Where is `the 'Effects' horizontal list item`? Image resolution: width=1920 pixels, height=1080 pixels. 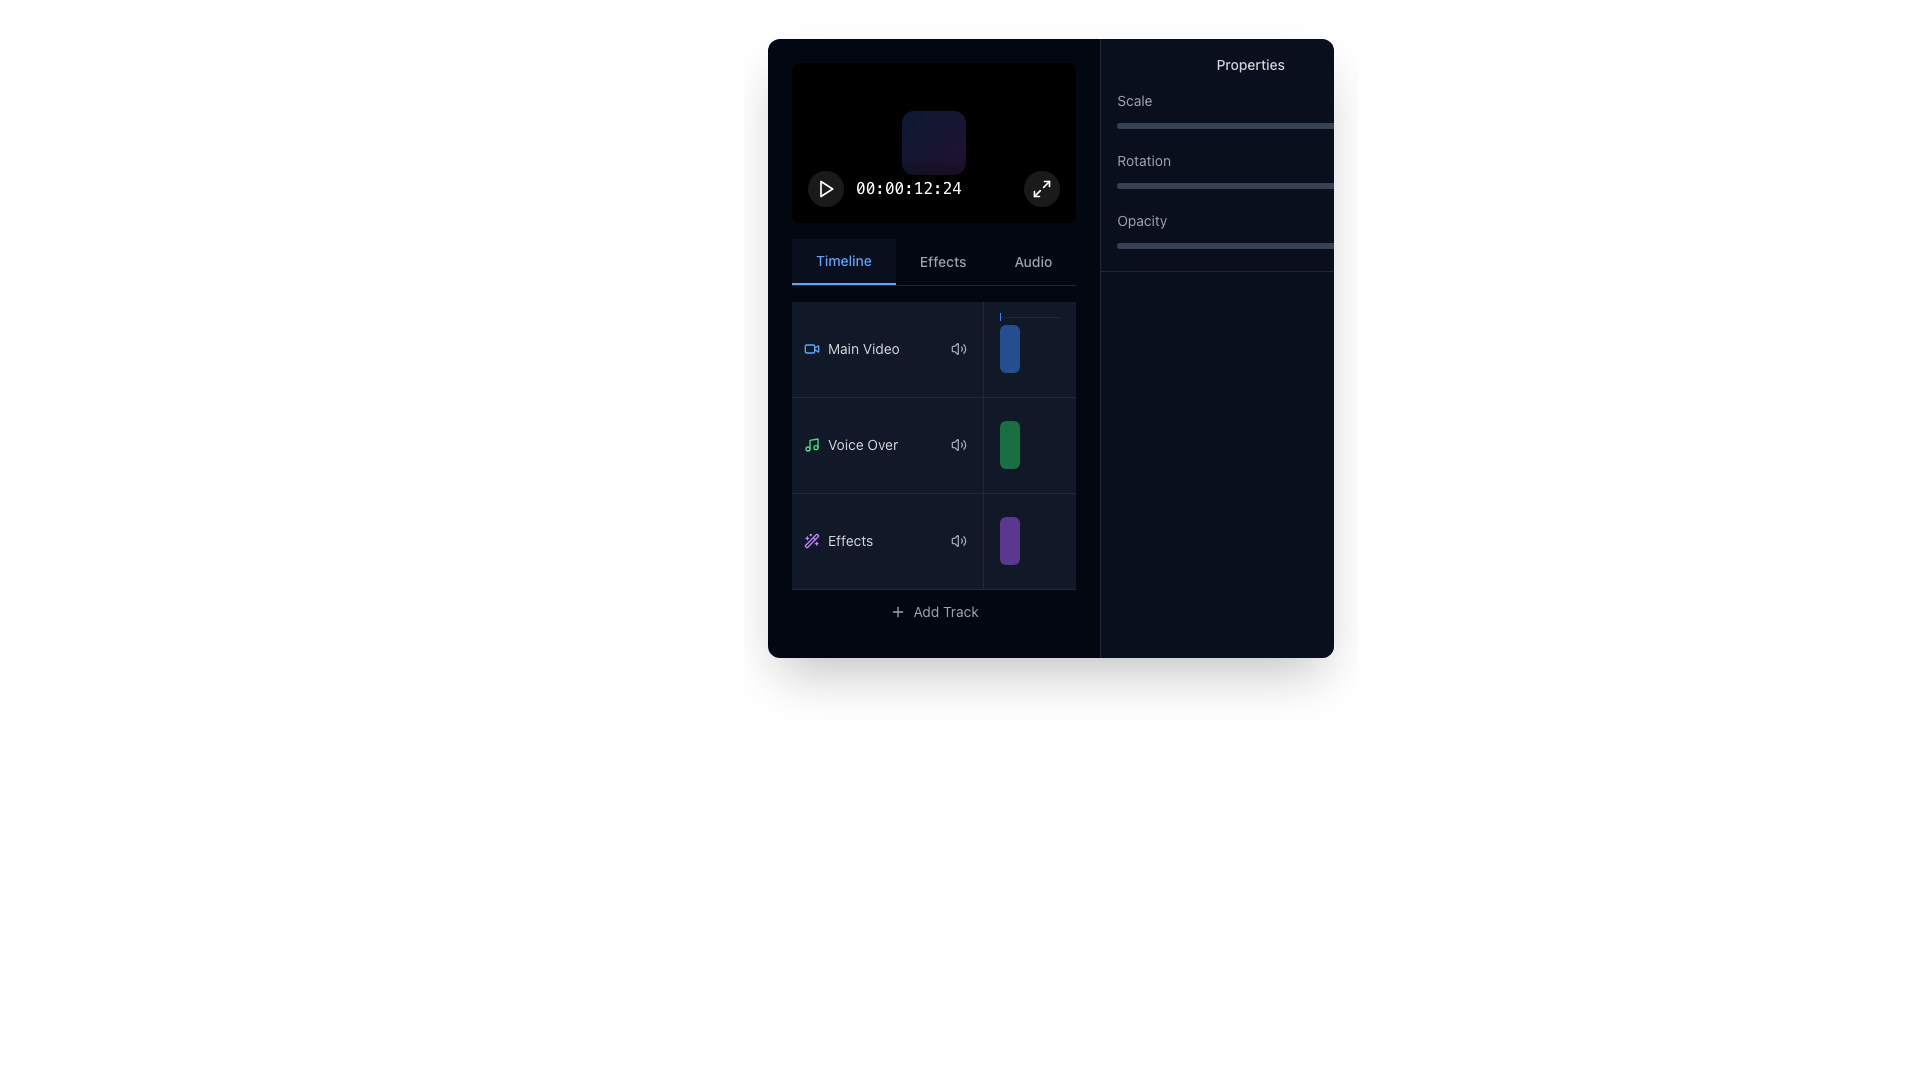
the 'Effects' horizontal list item is located at coordinates (933, 540).